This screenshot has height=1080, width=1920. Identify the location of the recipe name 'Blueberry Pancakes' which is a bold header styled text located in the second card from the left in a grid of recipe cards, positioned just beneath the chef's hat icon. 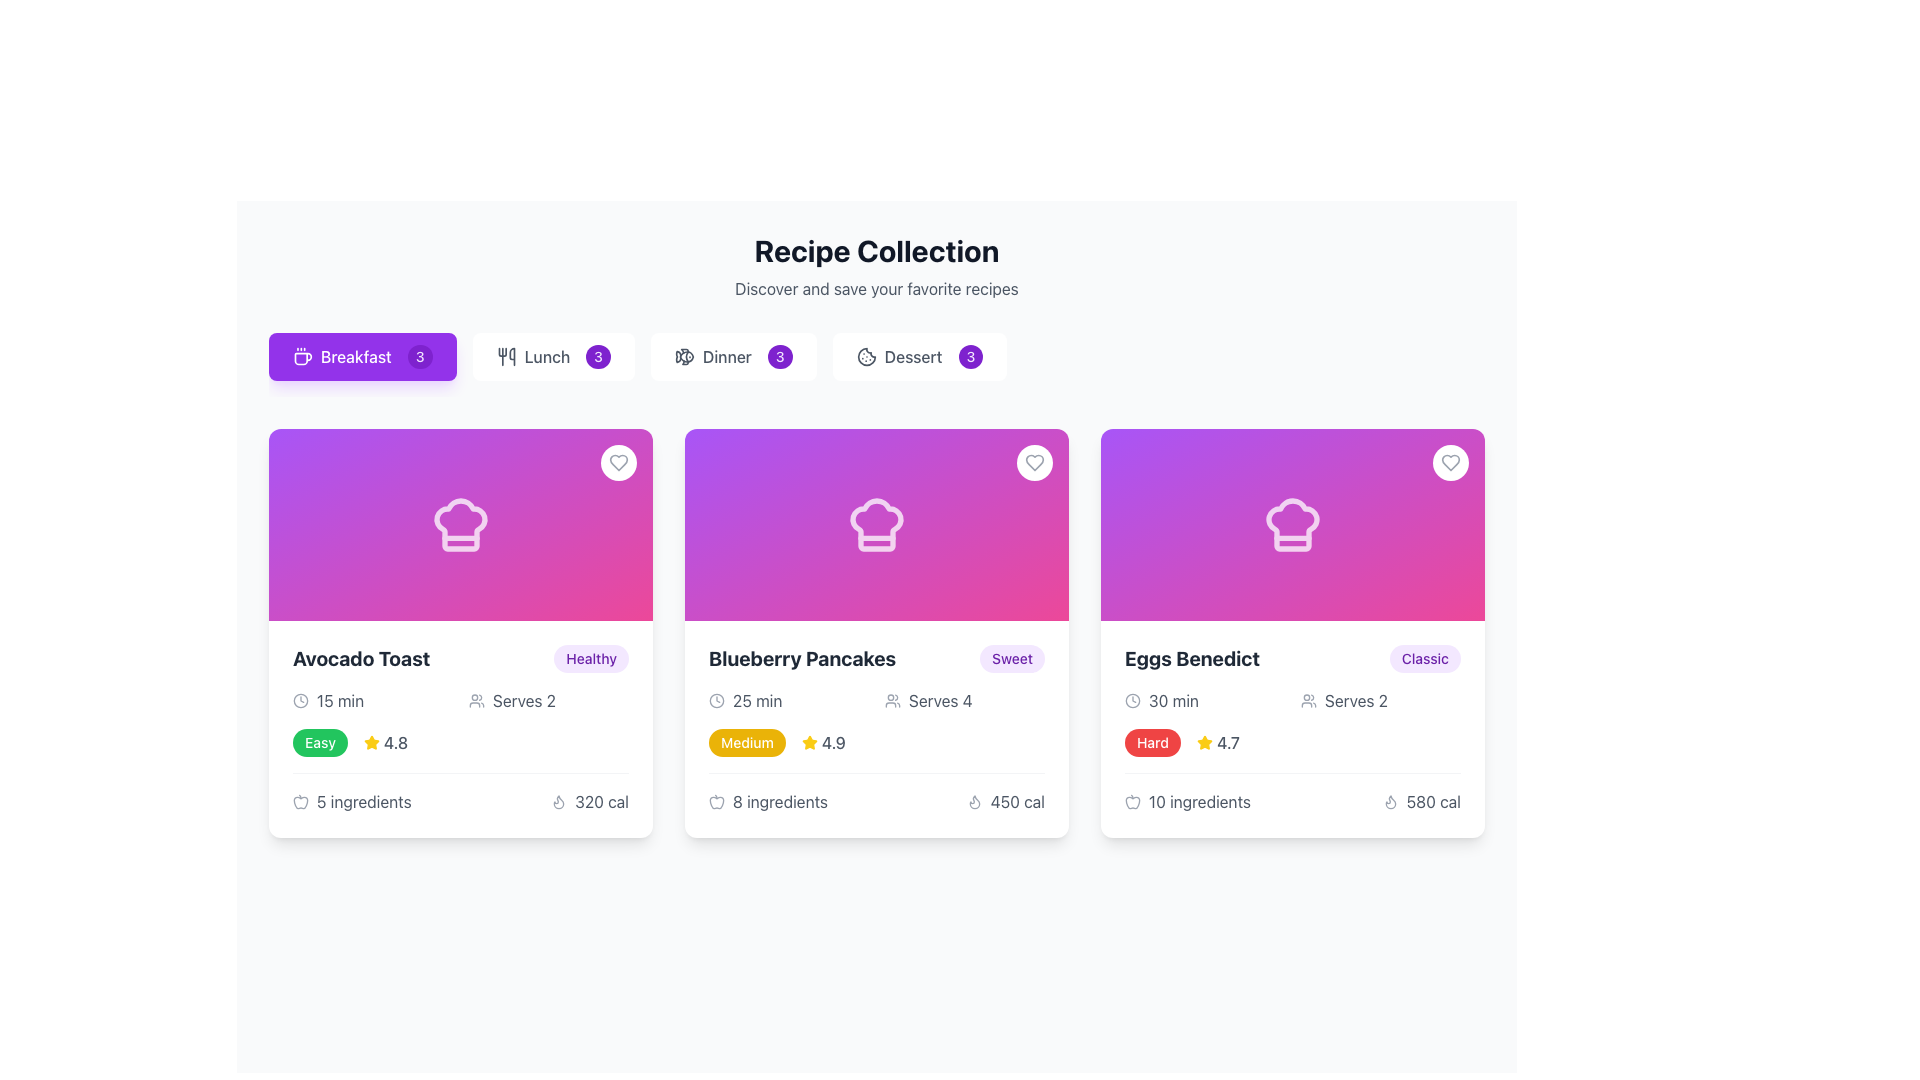
(877, 659).